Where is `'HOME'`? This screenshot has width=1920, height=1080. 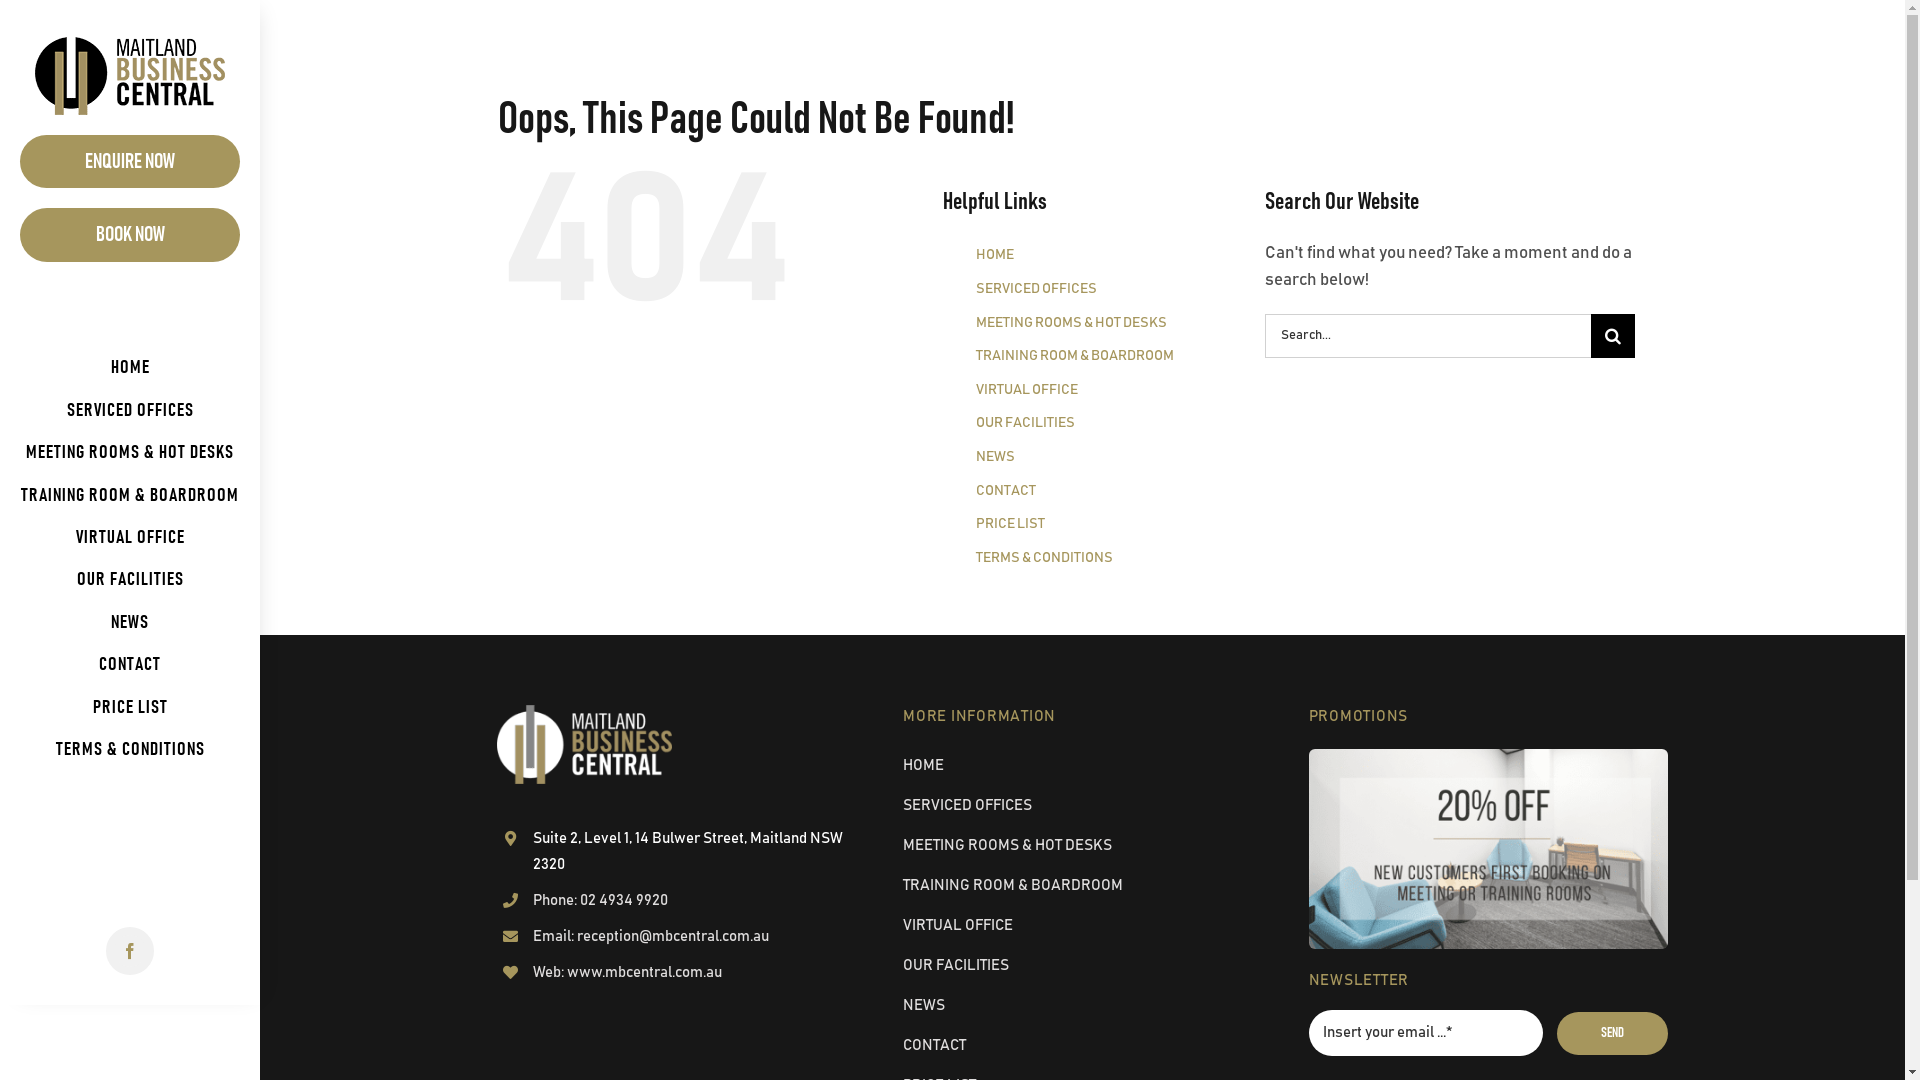 'HOME' is located at coordinates (994, 253).